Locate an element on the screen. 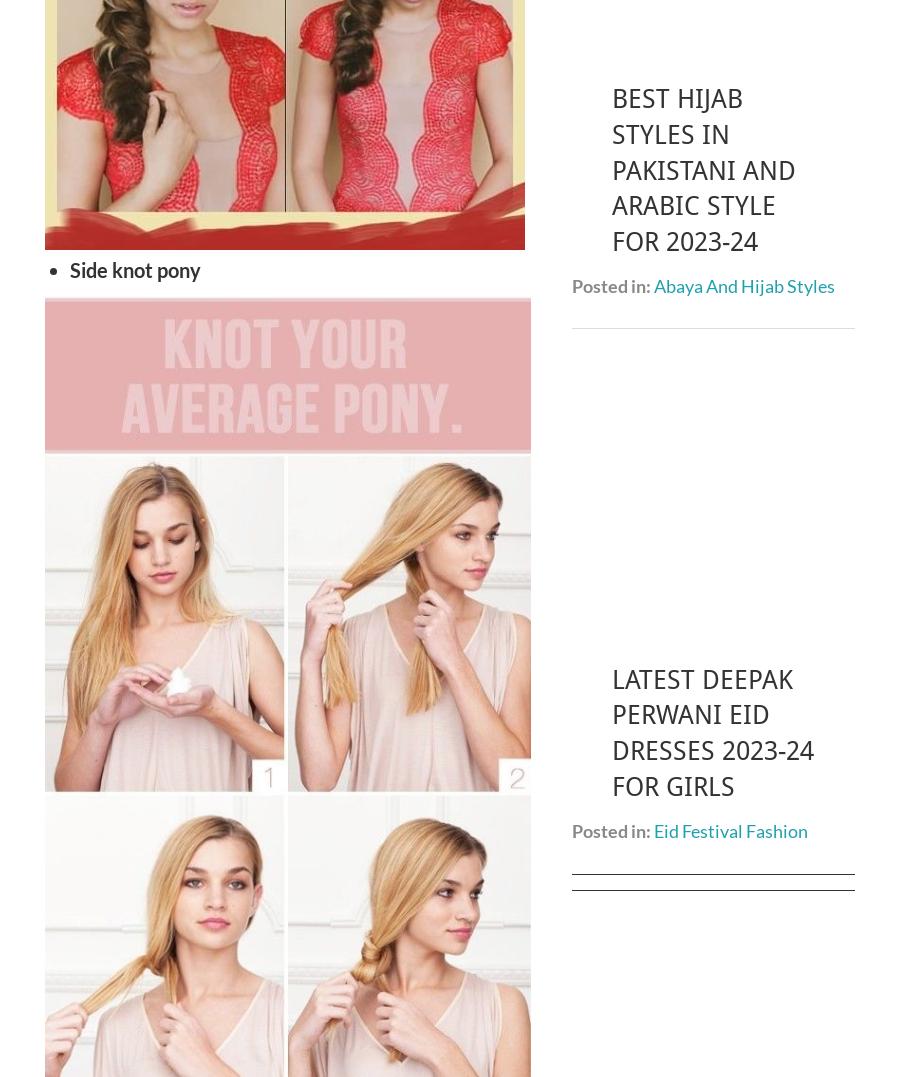 This screenshot has height=1077, width=900. 'Upcoming Fashion' is located at coordinates (579, 608).